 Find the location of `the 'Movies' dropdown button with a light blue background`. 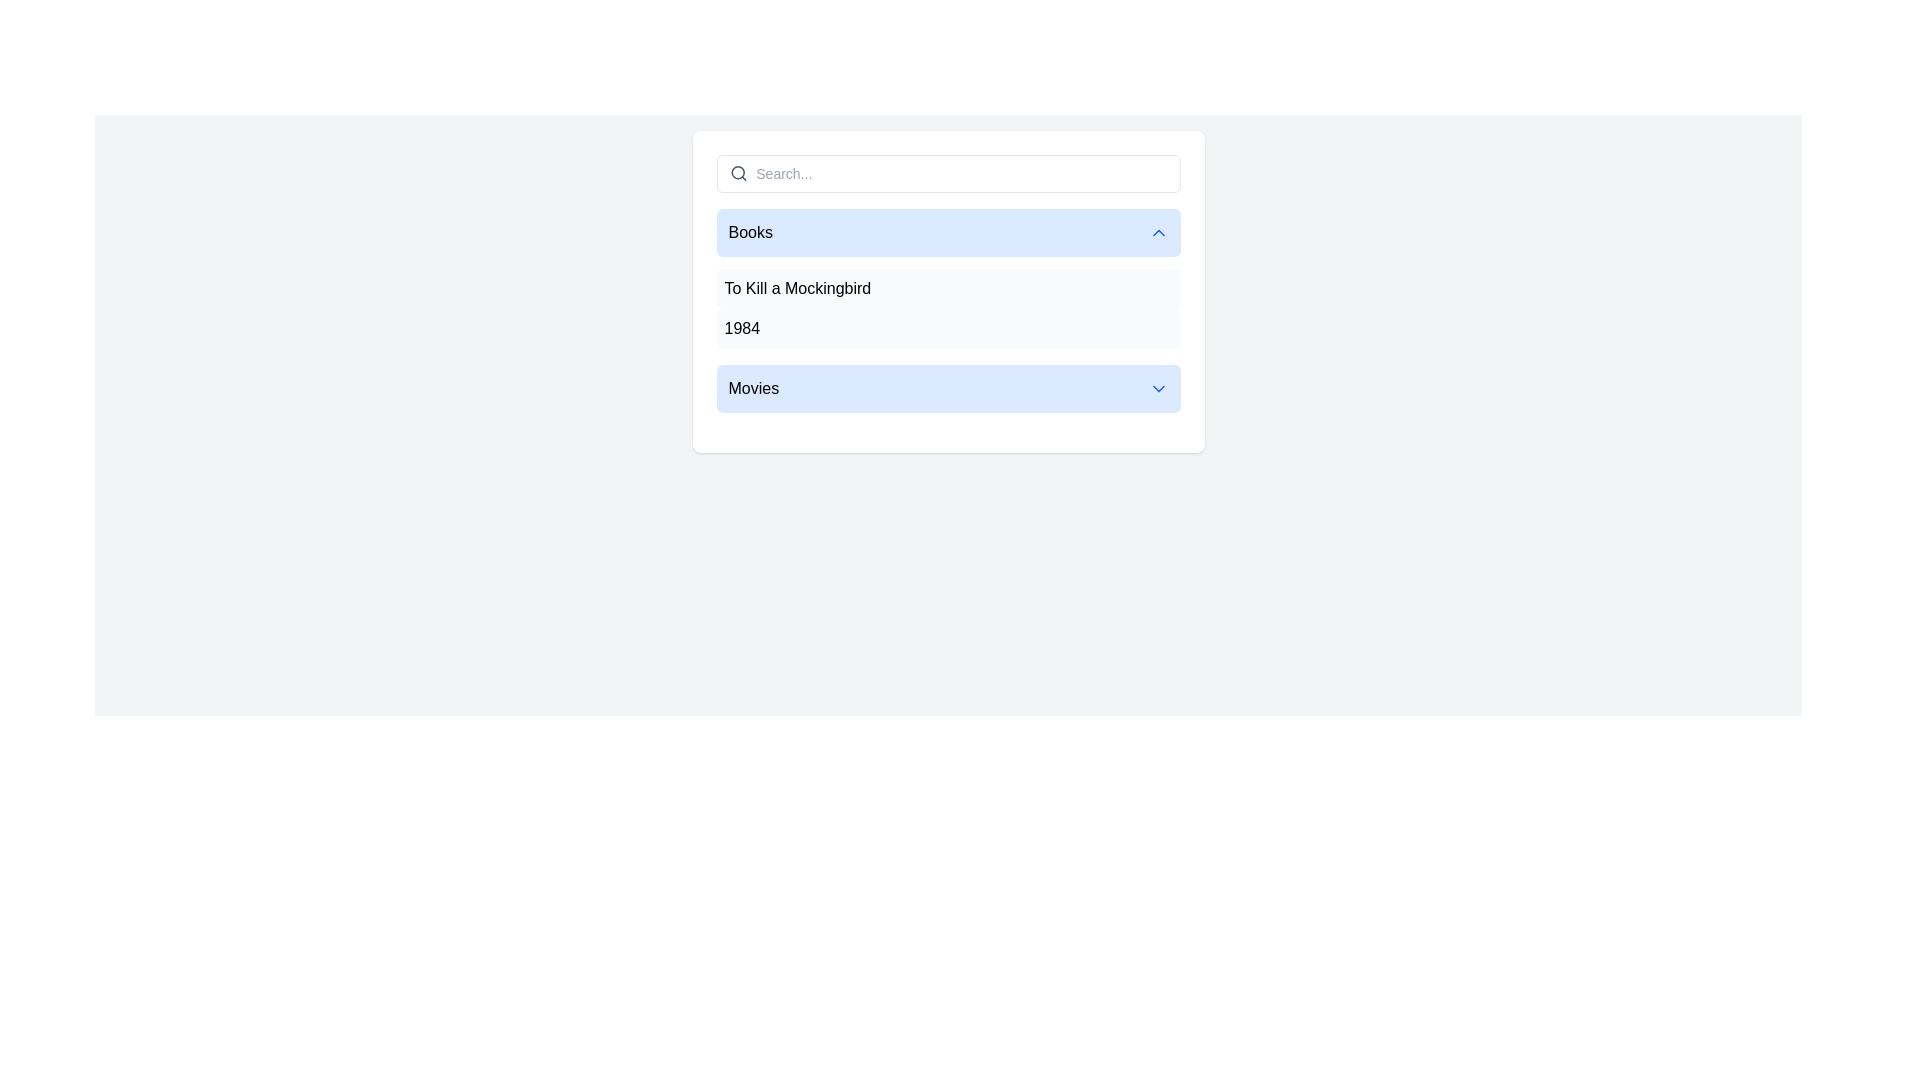

the 'Movies' dropdown button with a light blue background is located at coordinates (947, 389).